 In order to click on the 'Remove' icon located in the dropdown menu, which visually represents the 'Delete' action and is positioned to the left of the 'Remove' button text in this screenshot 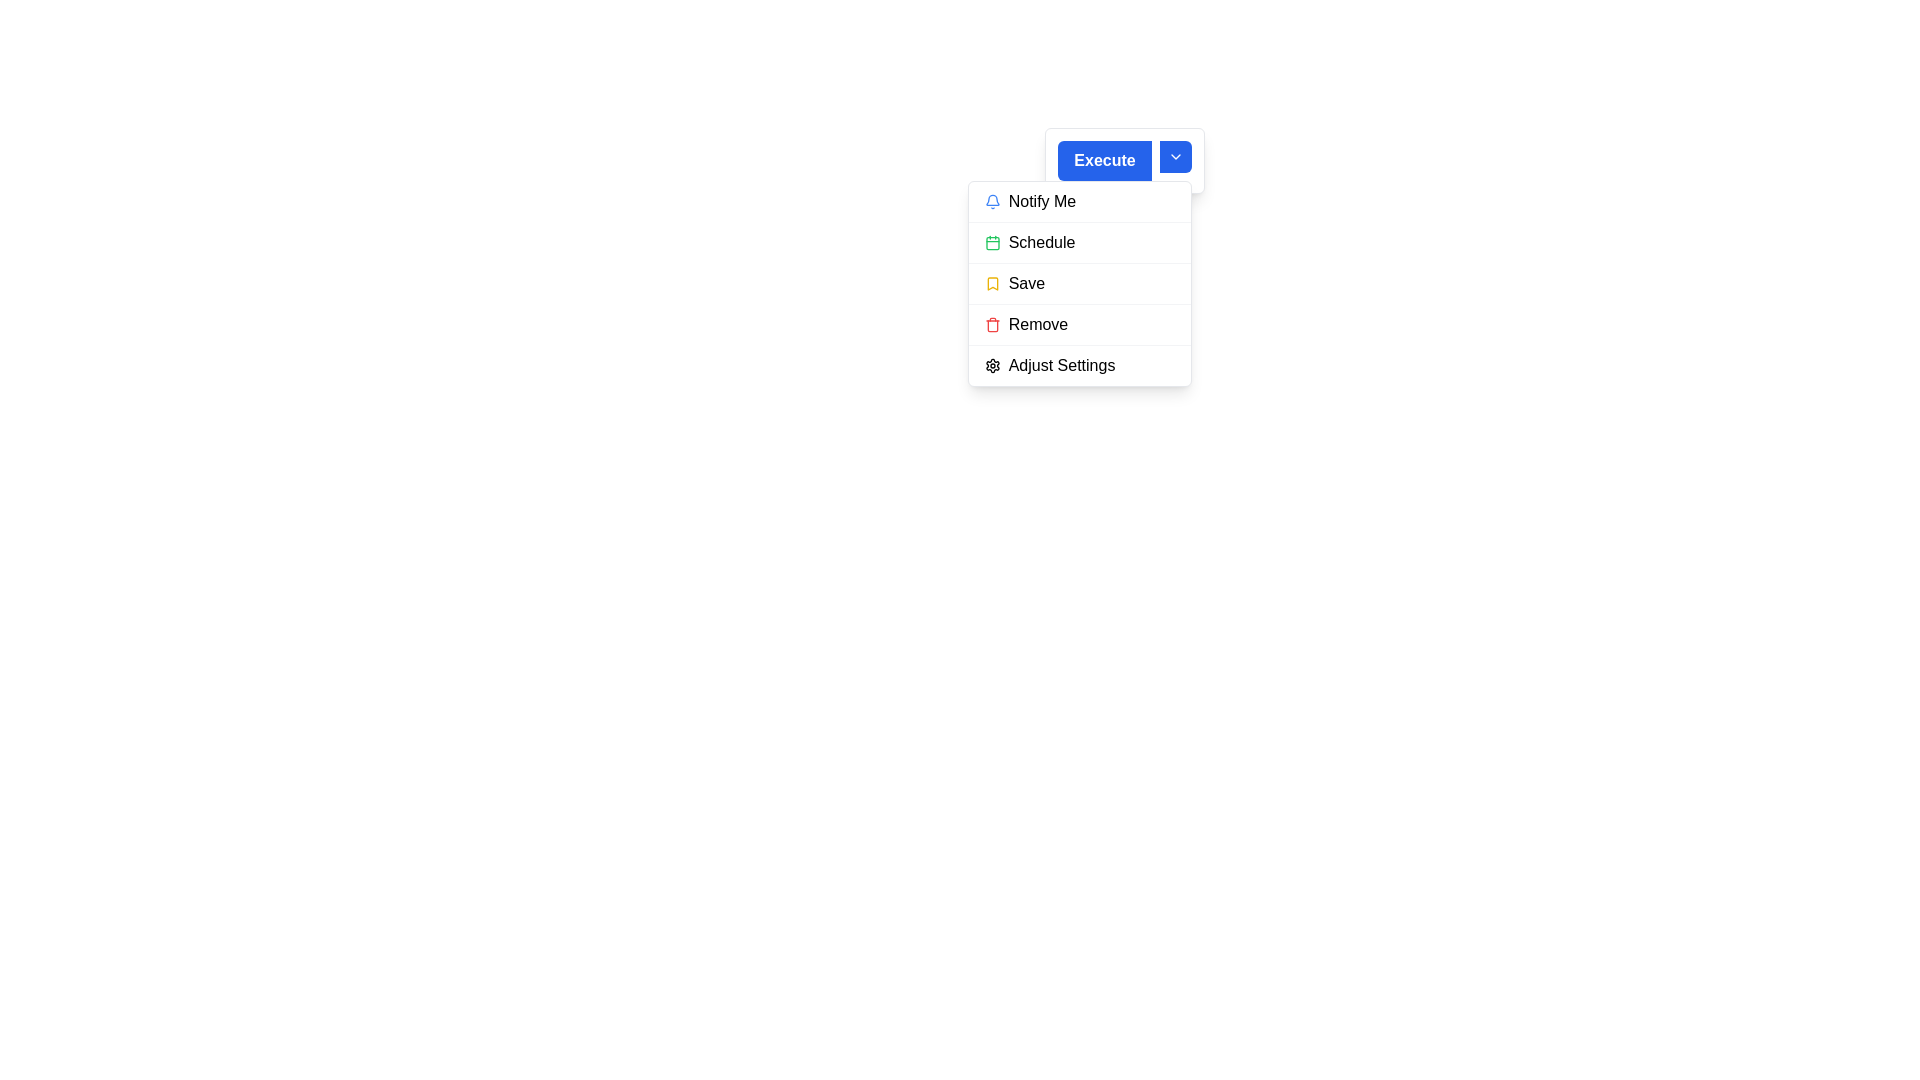, I will do `click(992, 323)`.